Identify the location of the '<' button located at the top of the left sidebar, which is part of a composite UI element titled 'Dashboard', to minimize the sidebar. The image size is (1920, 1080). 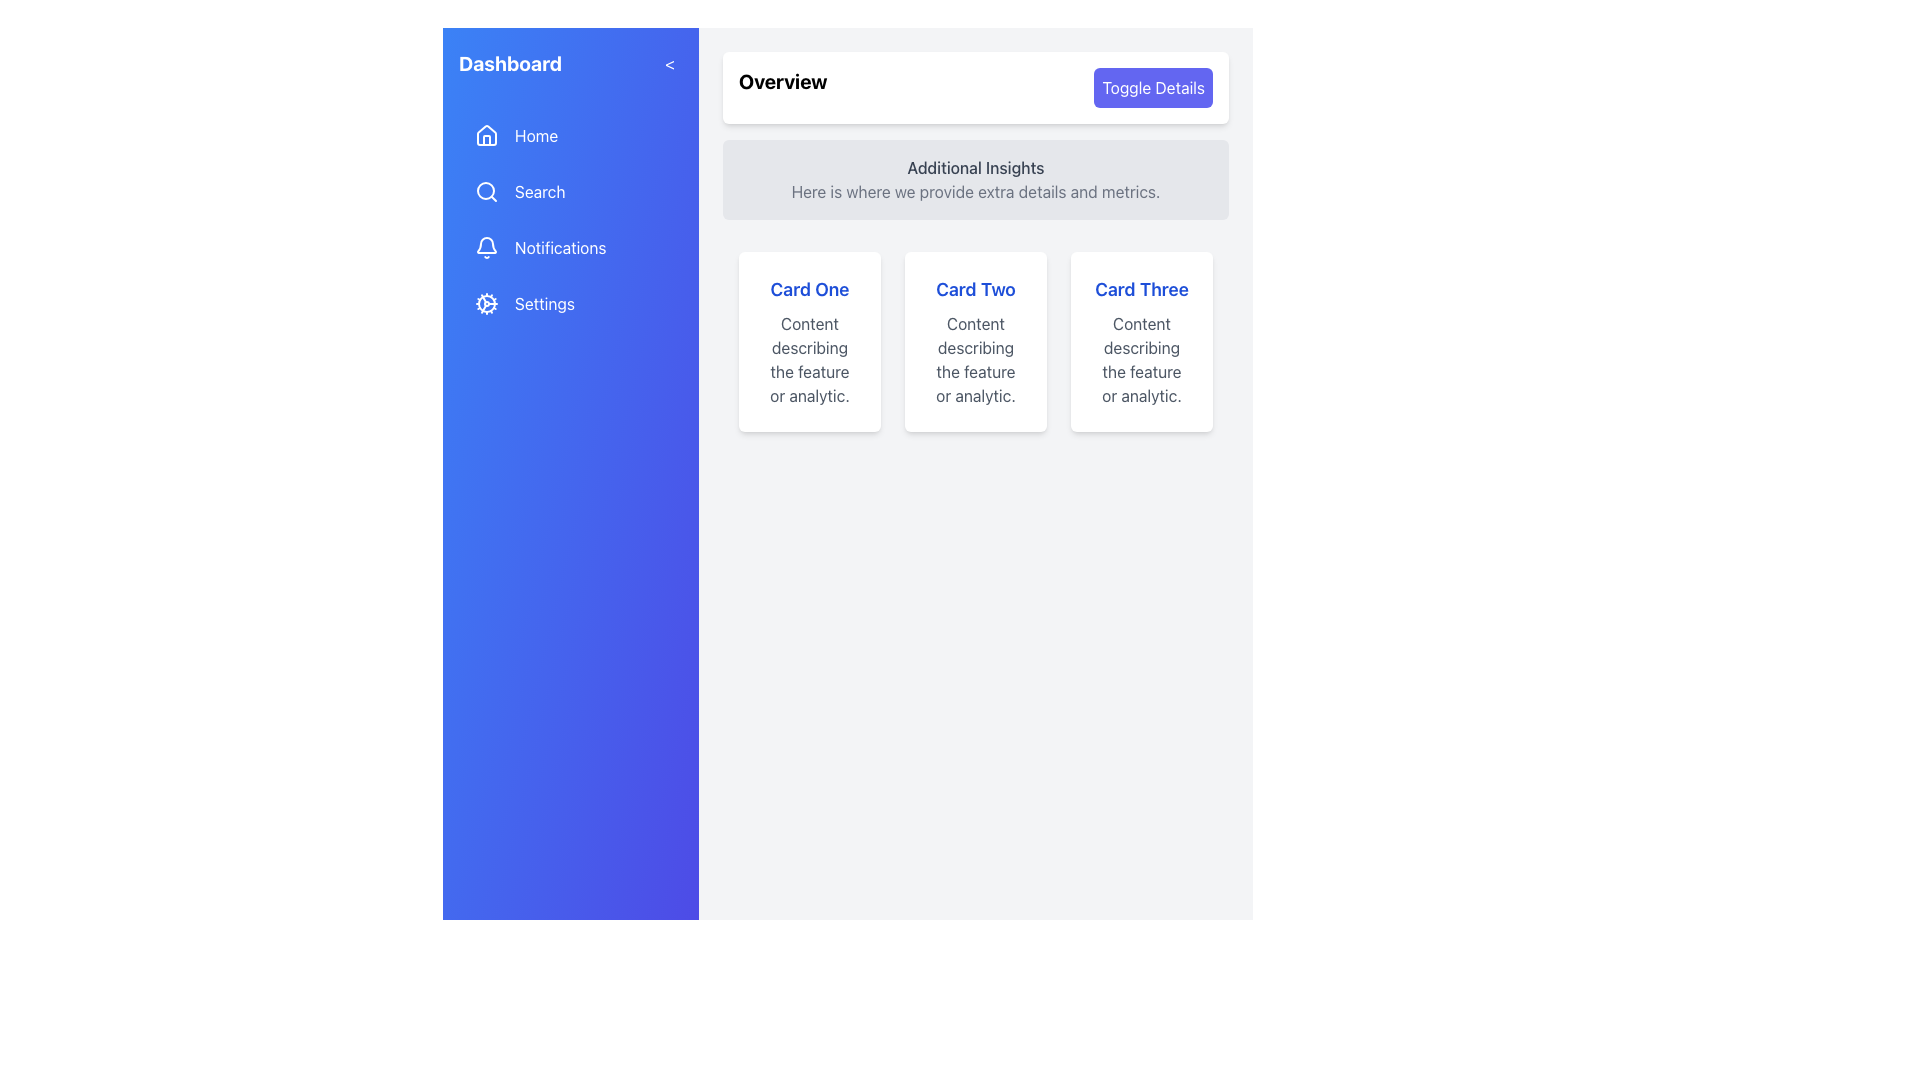
(570, 63).